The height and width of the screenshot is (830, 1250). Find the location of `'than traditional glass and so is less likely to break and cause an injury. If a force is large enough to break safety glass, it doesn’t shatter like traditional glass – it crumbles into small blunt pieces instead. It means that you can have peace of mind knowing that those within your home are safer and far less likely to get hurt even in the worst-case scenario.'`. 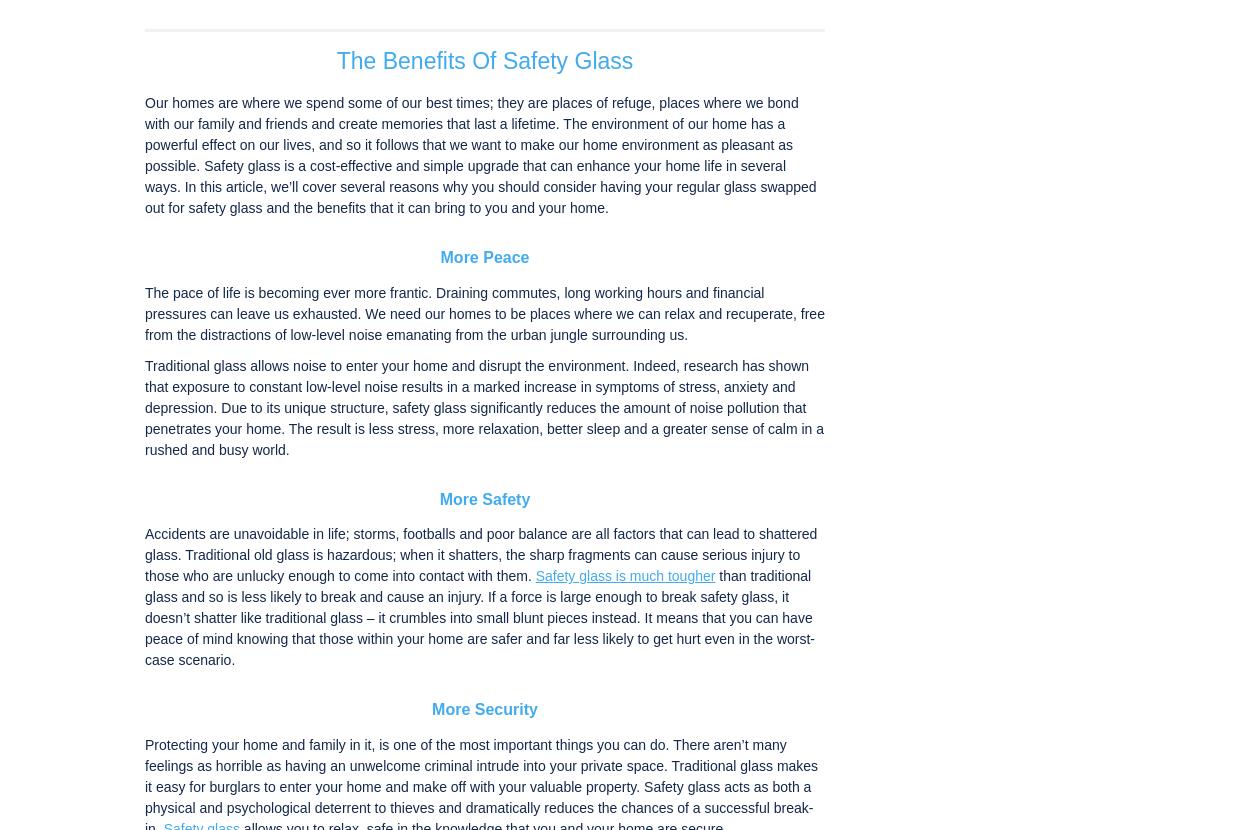

'than traditional glass and so is less likely to break and cause an injury. If a force is large enough to break safety glass, it doesn’t shatter like traditional glass – it crumbles into small blunt pieces instead. It means that you can have peace of mind knowing that those within your home are safer and far less likely to get hurt even in the worst-case scenario.' is located at coordinates (479, 618).